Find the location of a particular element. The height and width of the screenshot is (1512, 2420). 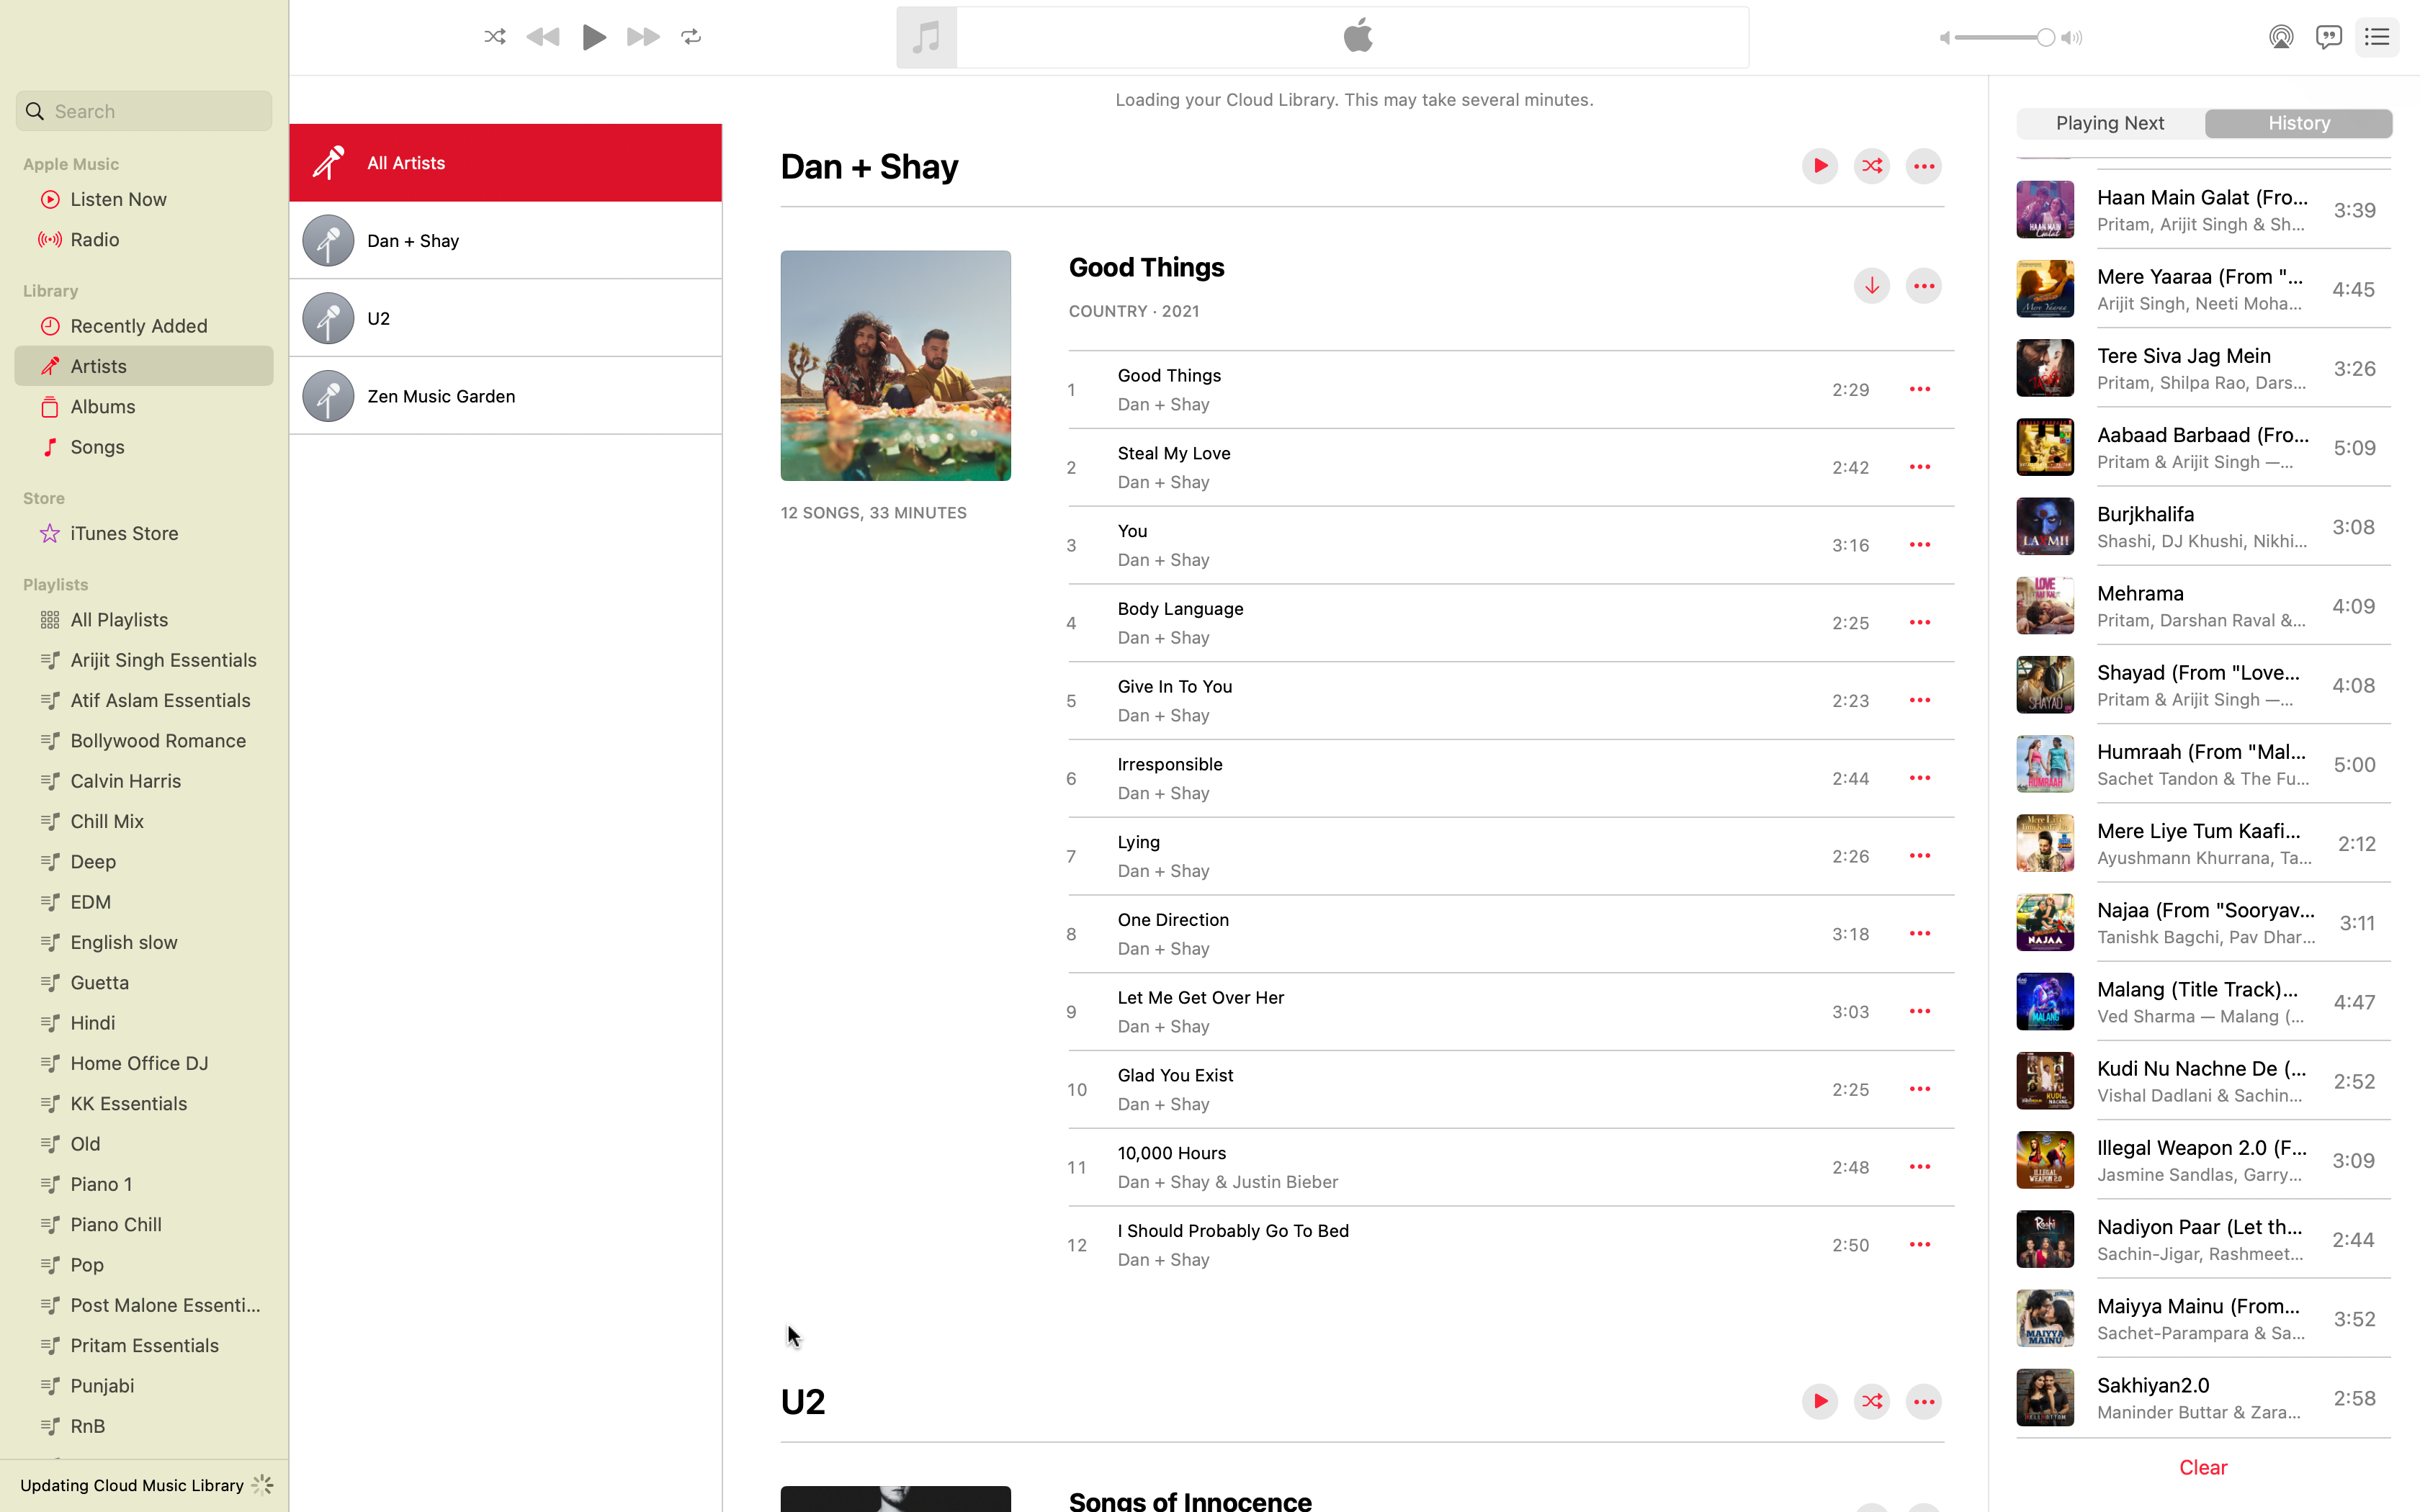

Play the next song in the queue is located at coordinates (2110, 124).